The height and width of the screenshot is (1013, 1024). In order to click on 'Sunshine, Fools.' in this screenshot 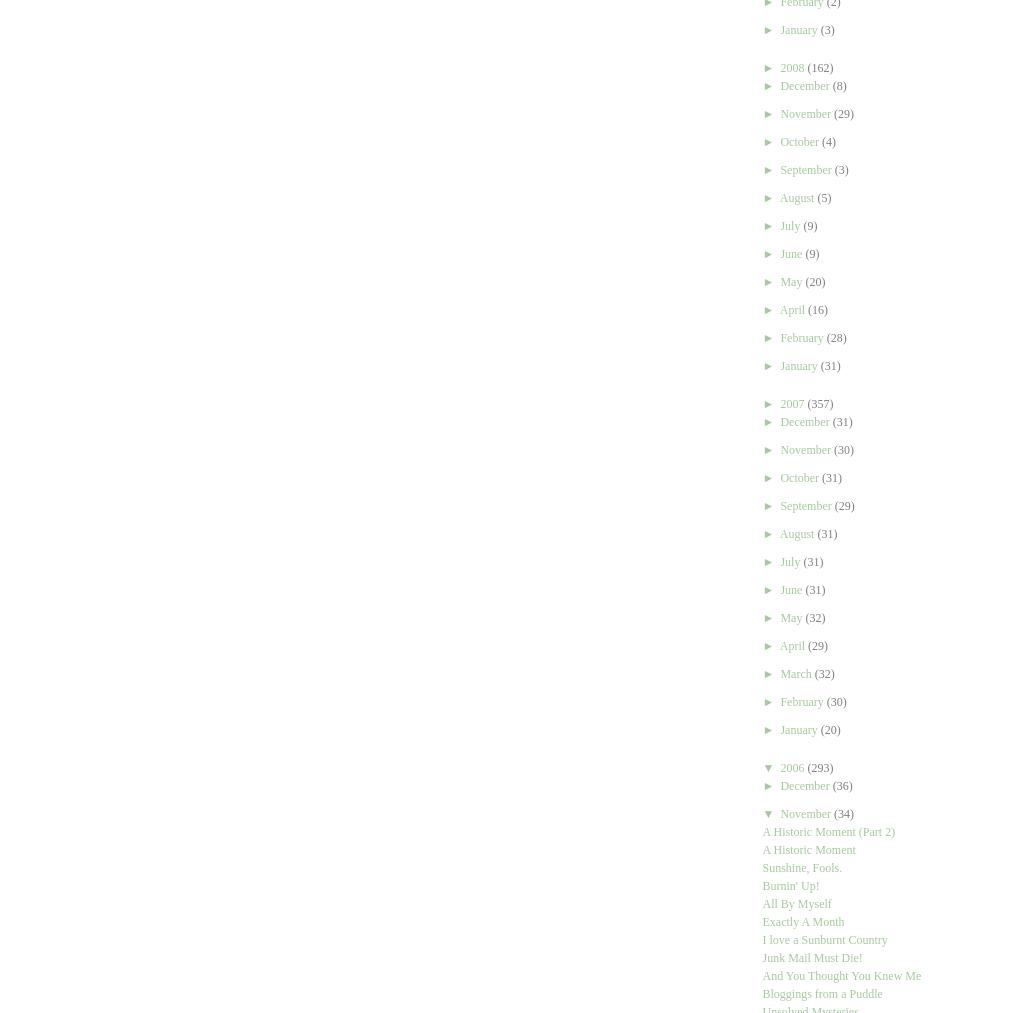, I will do `click(801, 867)`.